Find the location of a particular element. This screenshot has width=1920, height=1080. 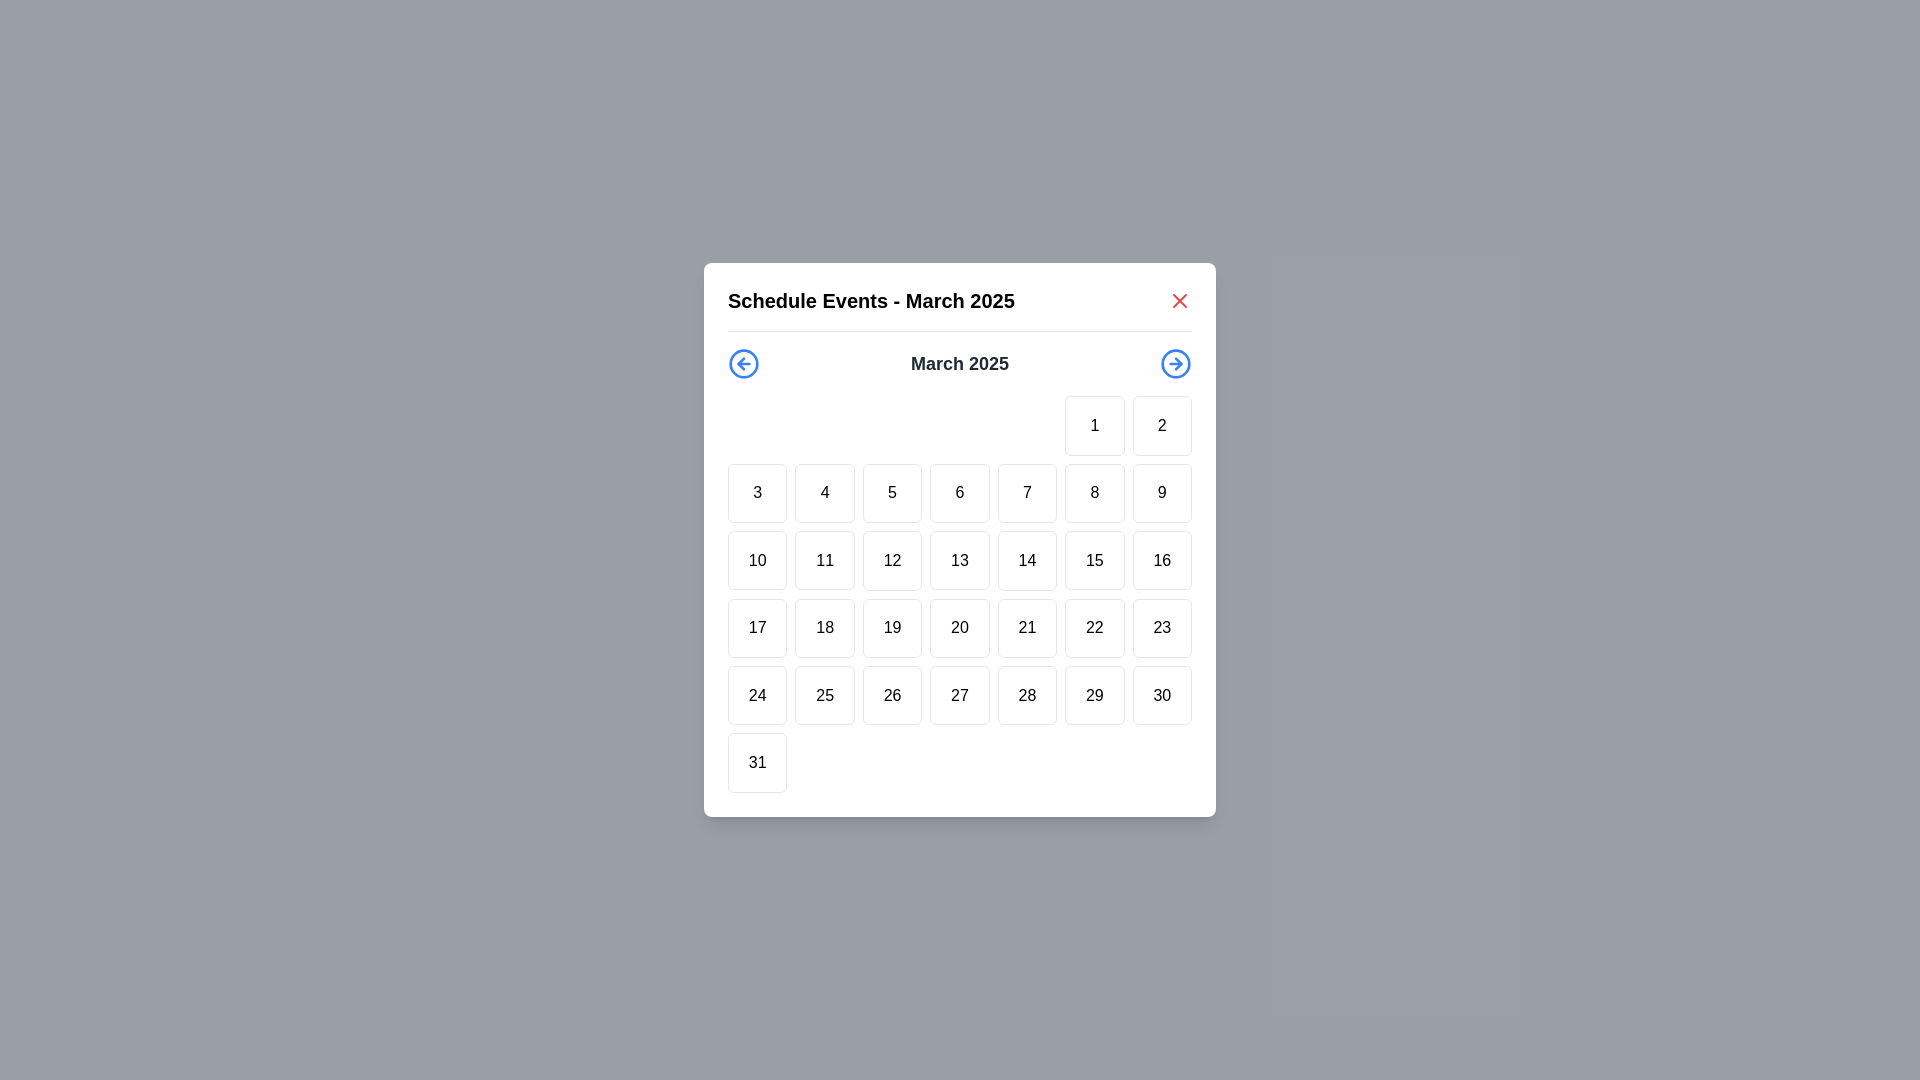

the circular button with a leftward arrow located to the left of the text 'March 2025' in the calendar dialog header is located at coordinates (743, 363).